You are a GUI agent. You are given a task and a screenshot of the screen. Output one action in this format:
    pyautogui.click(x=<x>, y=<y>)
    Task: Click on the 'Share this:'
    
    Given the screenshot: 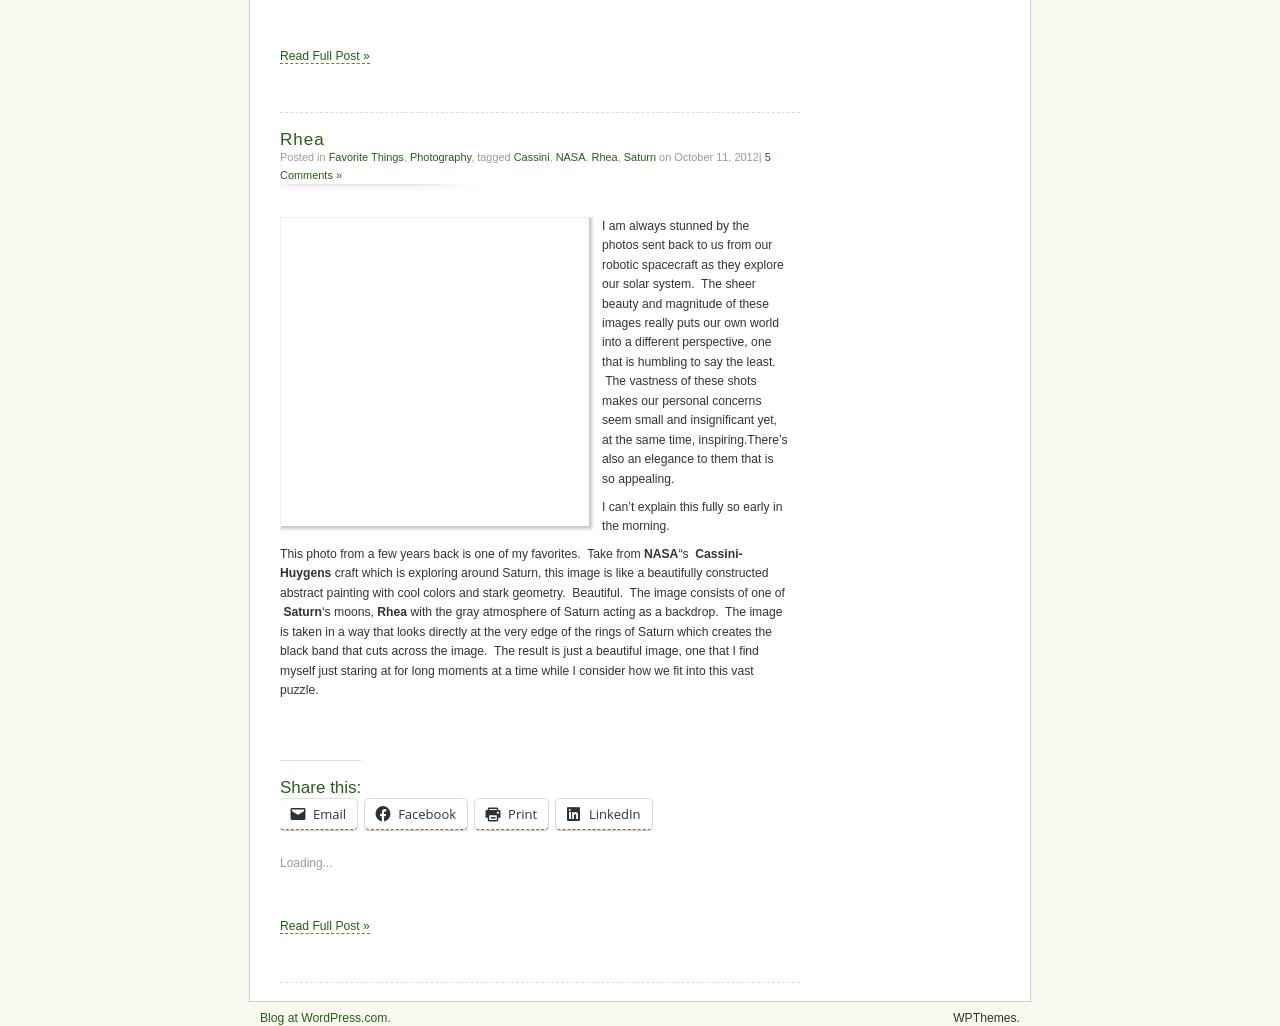 What is the action you would take?
    pyautogui.click(x=279, y=378)
    